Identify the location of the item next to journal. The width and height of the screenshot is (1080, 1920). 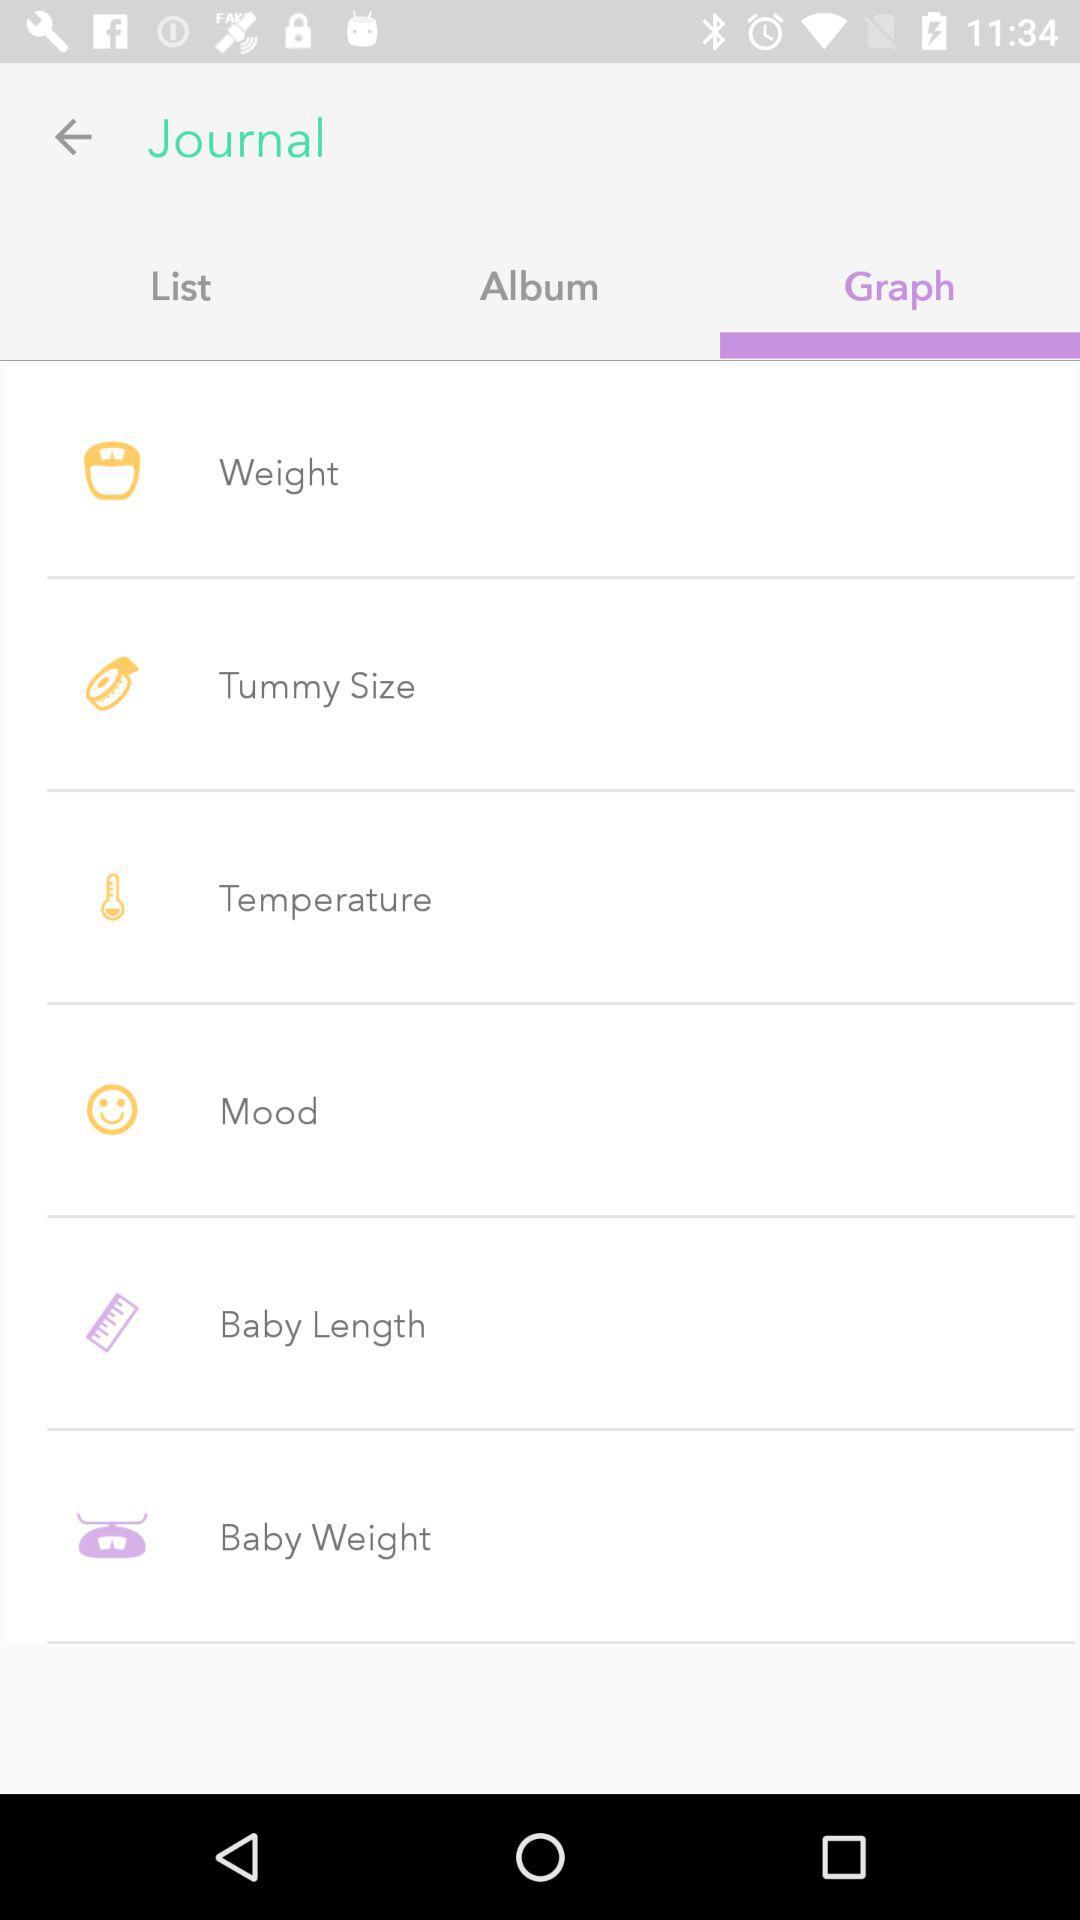
(72, 135).